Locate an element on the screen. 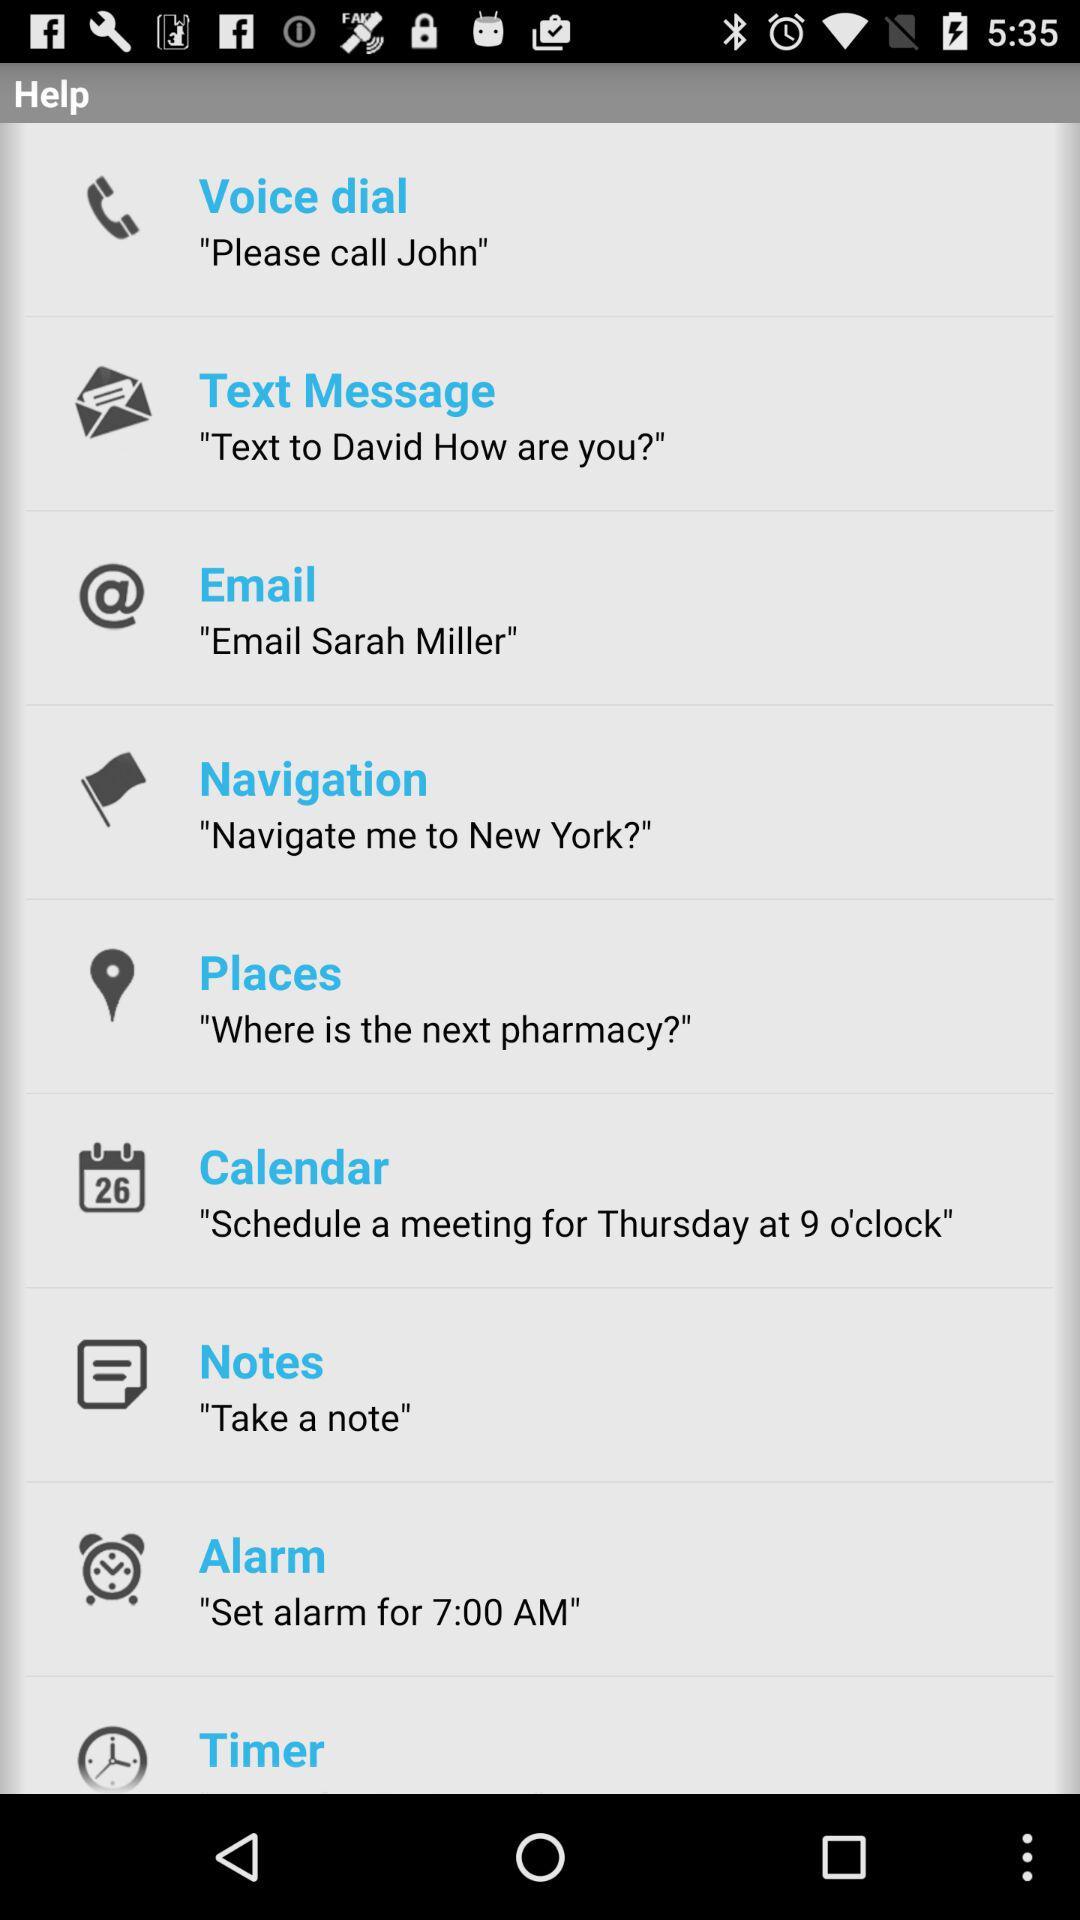 This screenshot has width=1080, height=1920. the "please call john" item is located at coordinates (342, 250).